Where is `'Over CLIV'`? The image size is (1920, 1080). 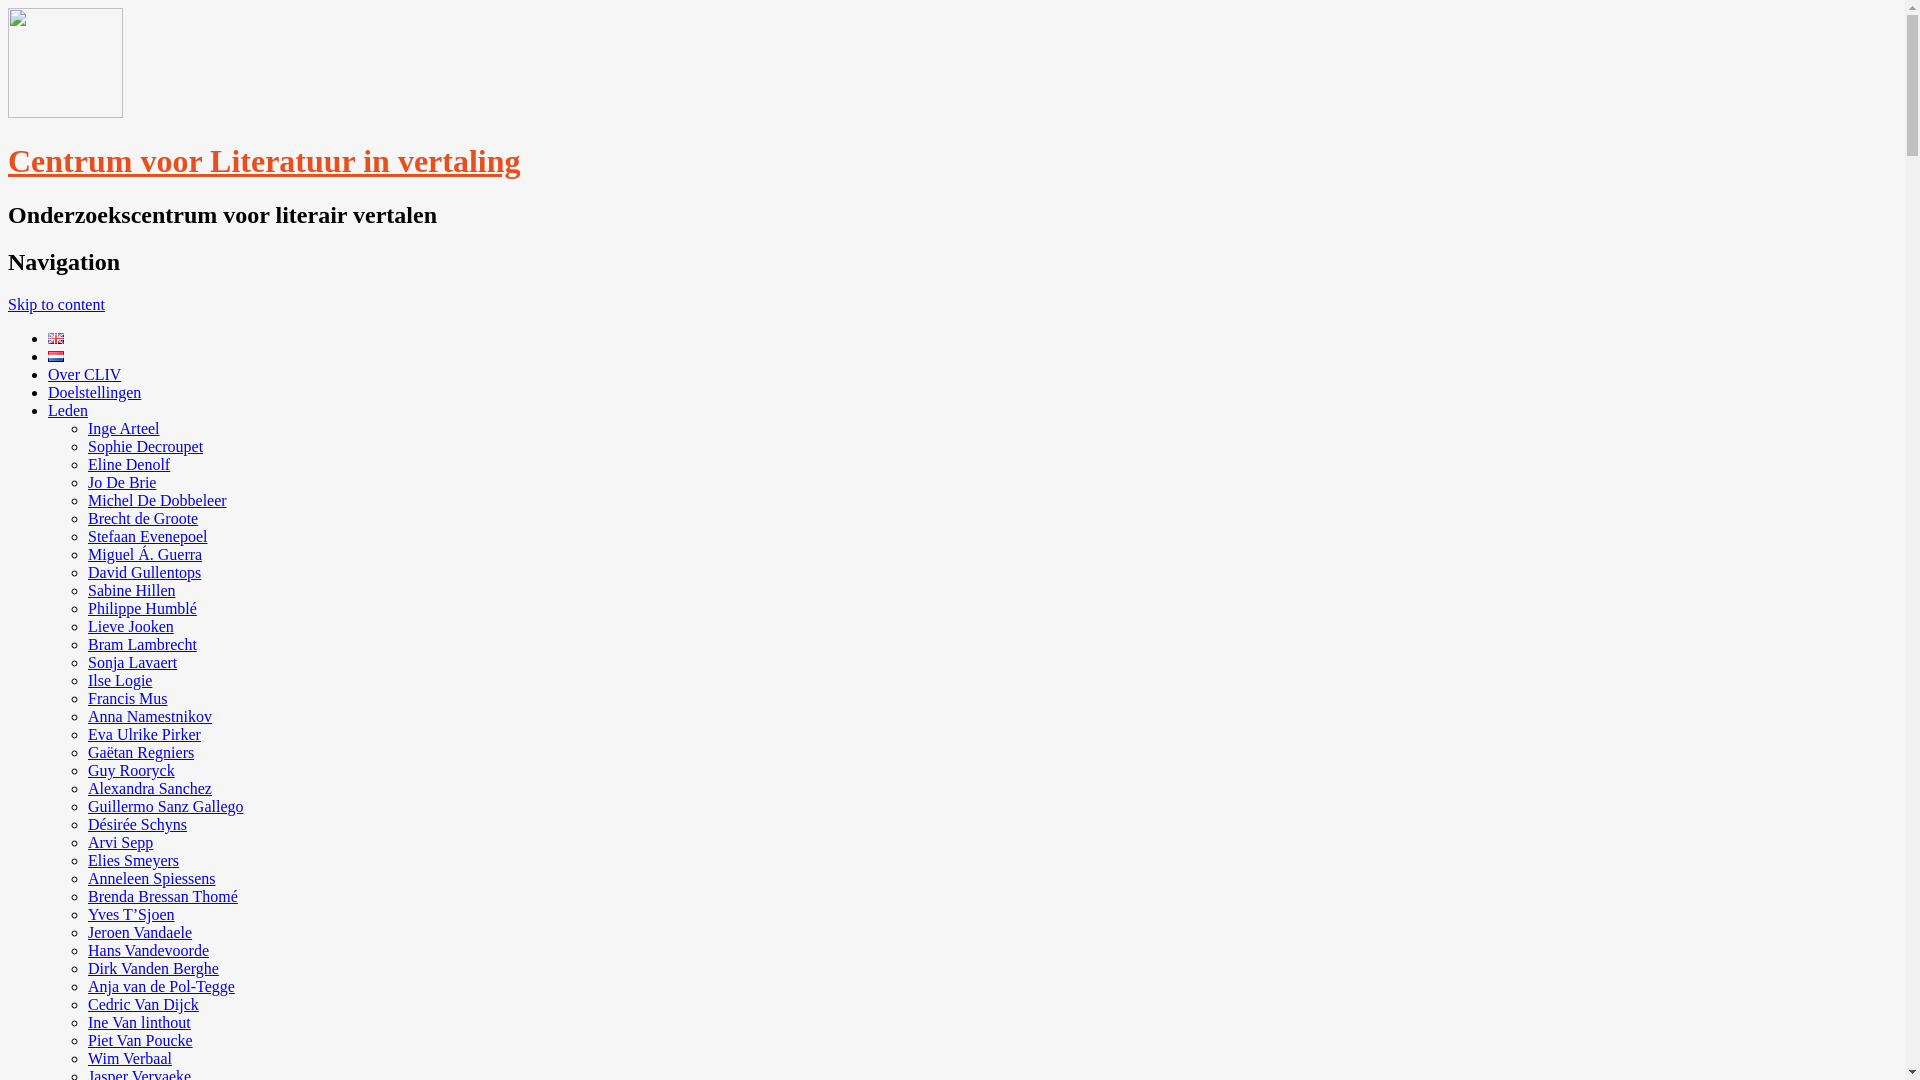
'Over CLIV' is located at coordinates (48, 374).